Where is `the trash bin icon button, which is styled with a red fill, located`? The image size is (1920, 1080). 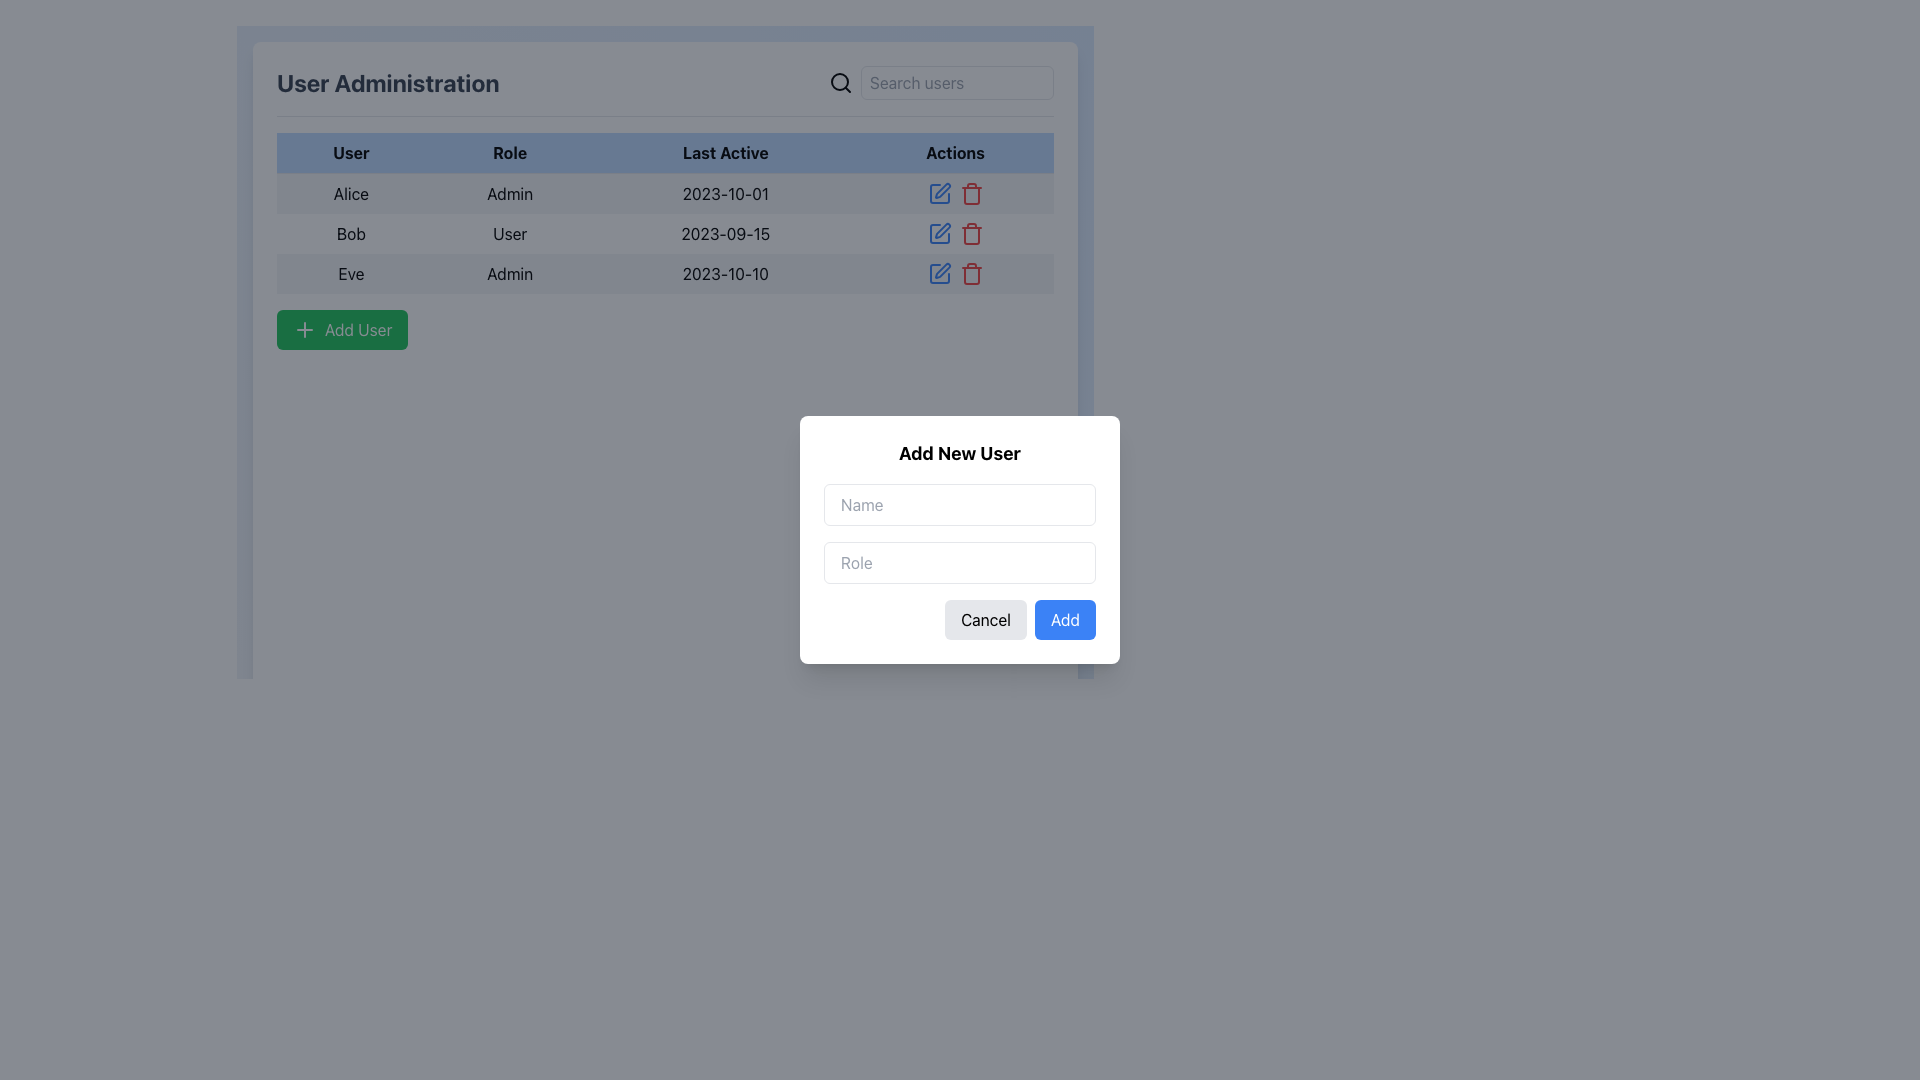 the trash bin icon button, which is styled with a red fill, located is located at coordinates (971, 233).